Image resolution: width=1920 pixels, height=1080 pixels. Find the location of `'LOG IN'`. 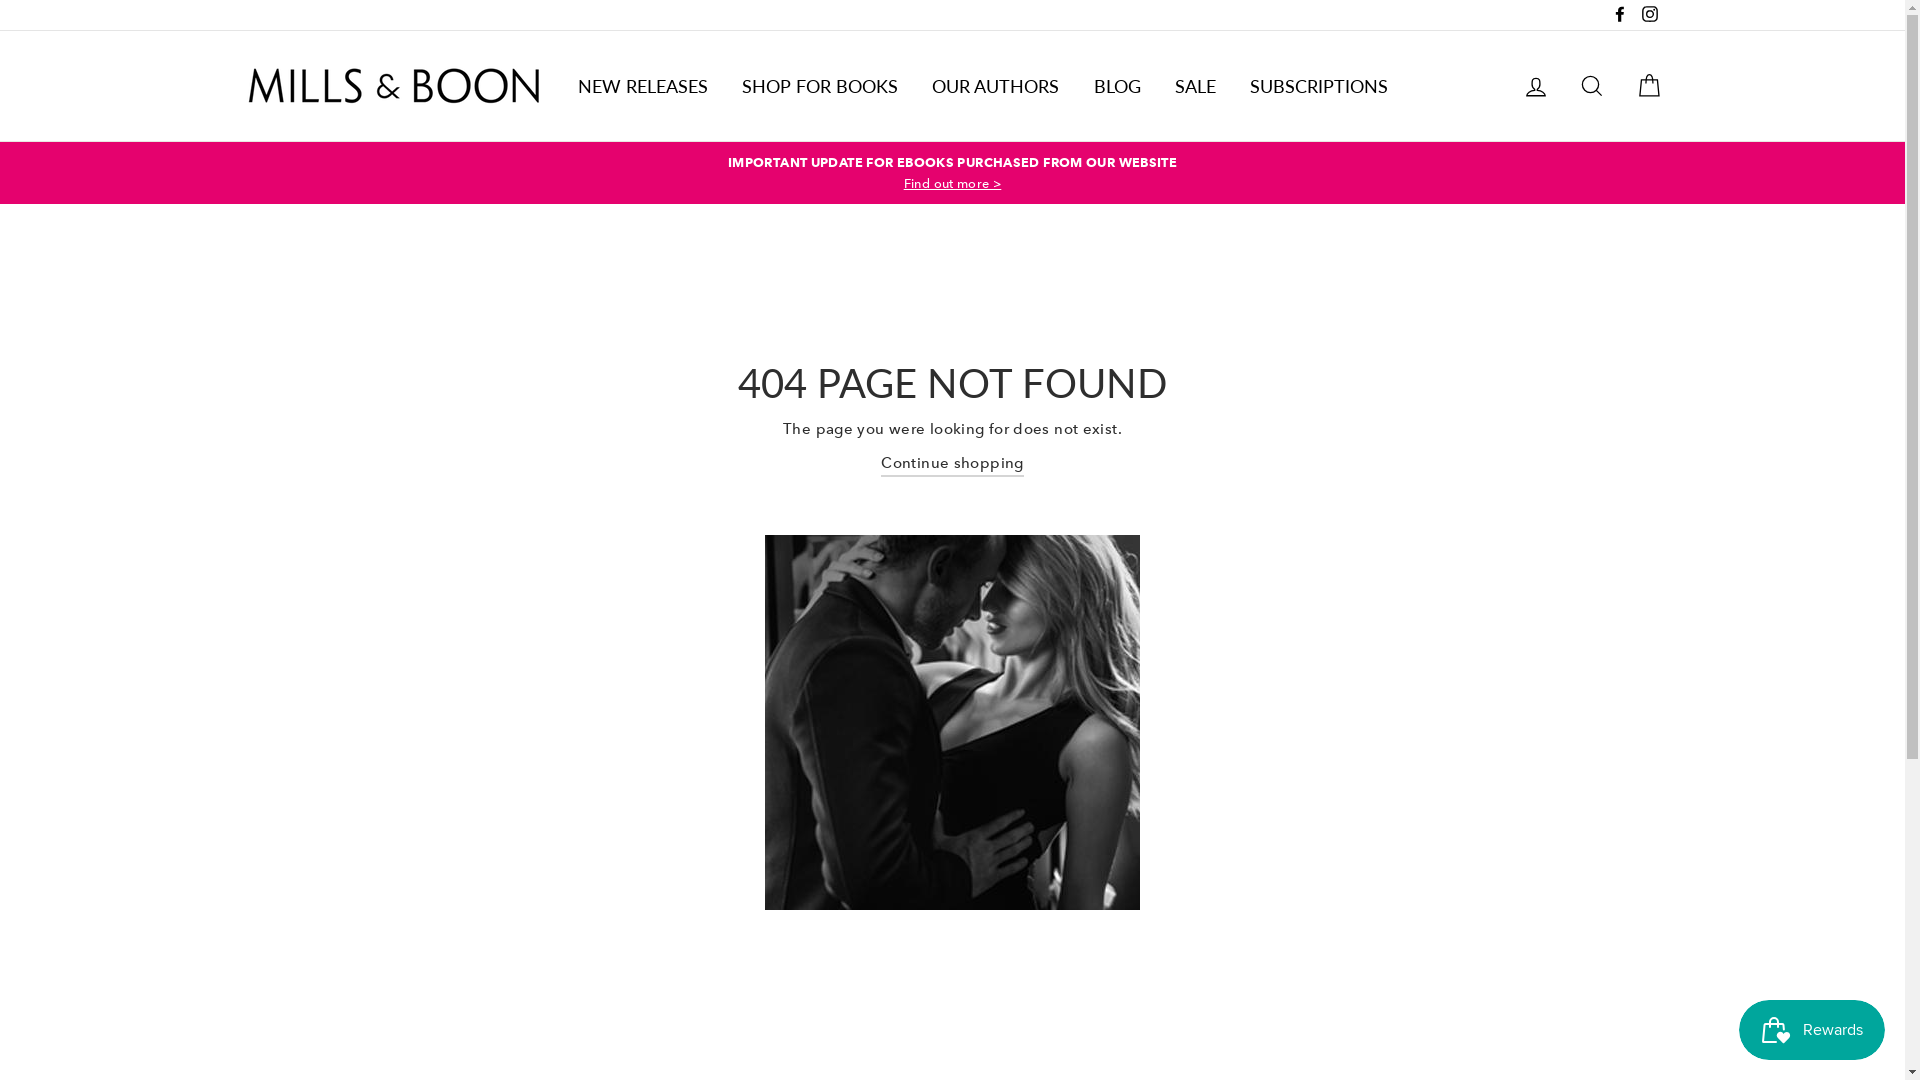

'LOG IN' is located at coordinates (1535, 85).